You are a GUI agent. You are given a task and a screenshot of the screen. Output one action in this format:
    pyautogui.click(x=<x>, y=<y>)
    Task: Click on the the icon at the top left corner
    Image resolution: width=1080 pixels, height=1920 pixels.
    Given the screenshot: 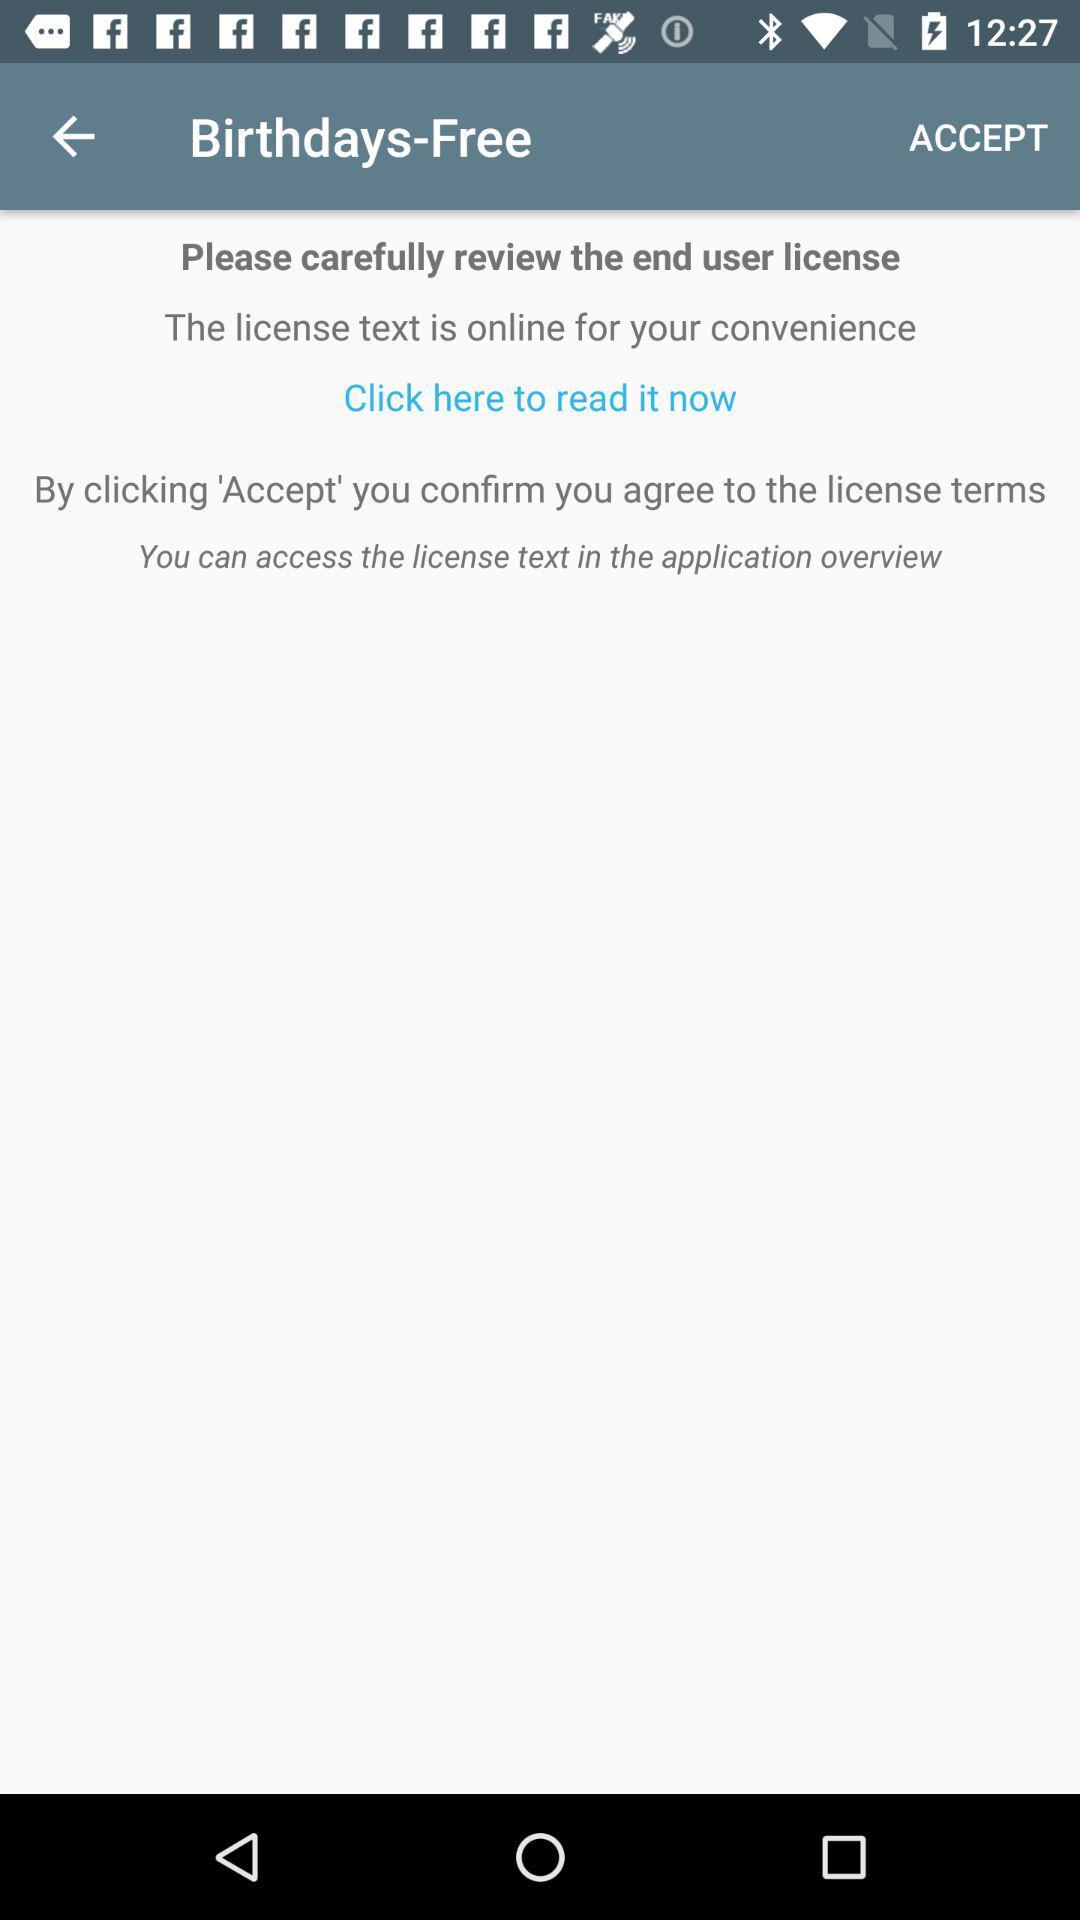 What is the action you would take?
    pyautogui.click(x=72, y=135)
    